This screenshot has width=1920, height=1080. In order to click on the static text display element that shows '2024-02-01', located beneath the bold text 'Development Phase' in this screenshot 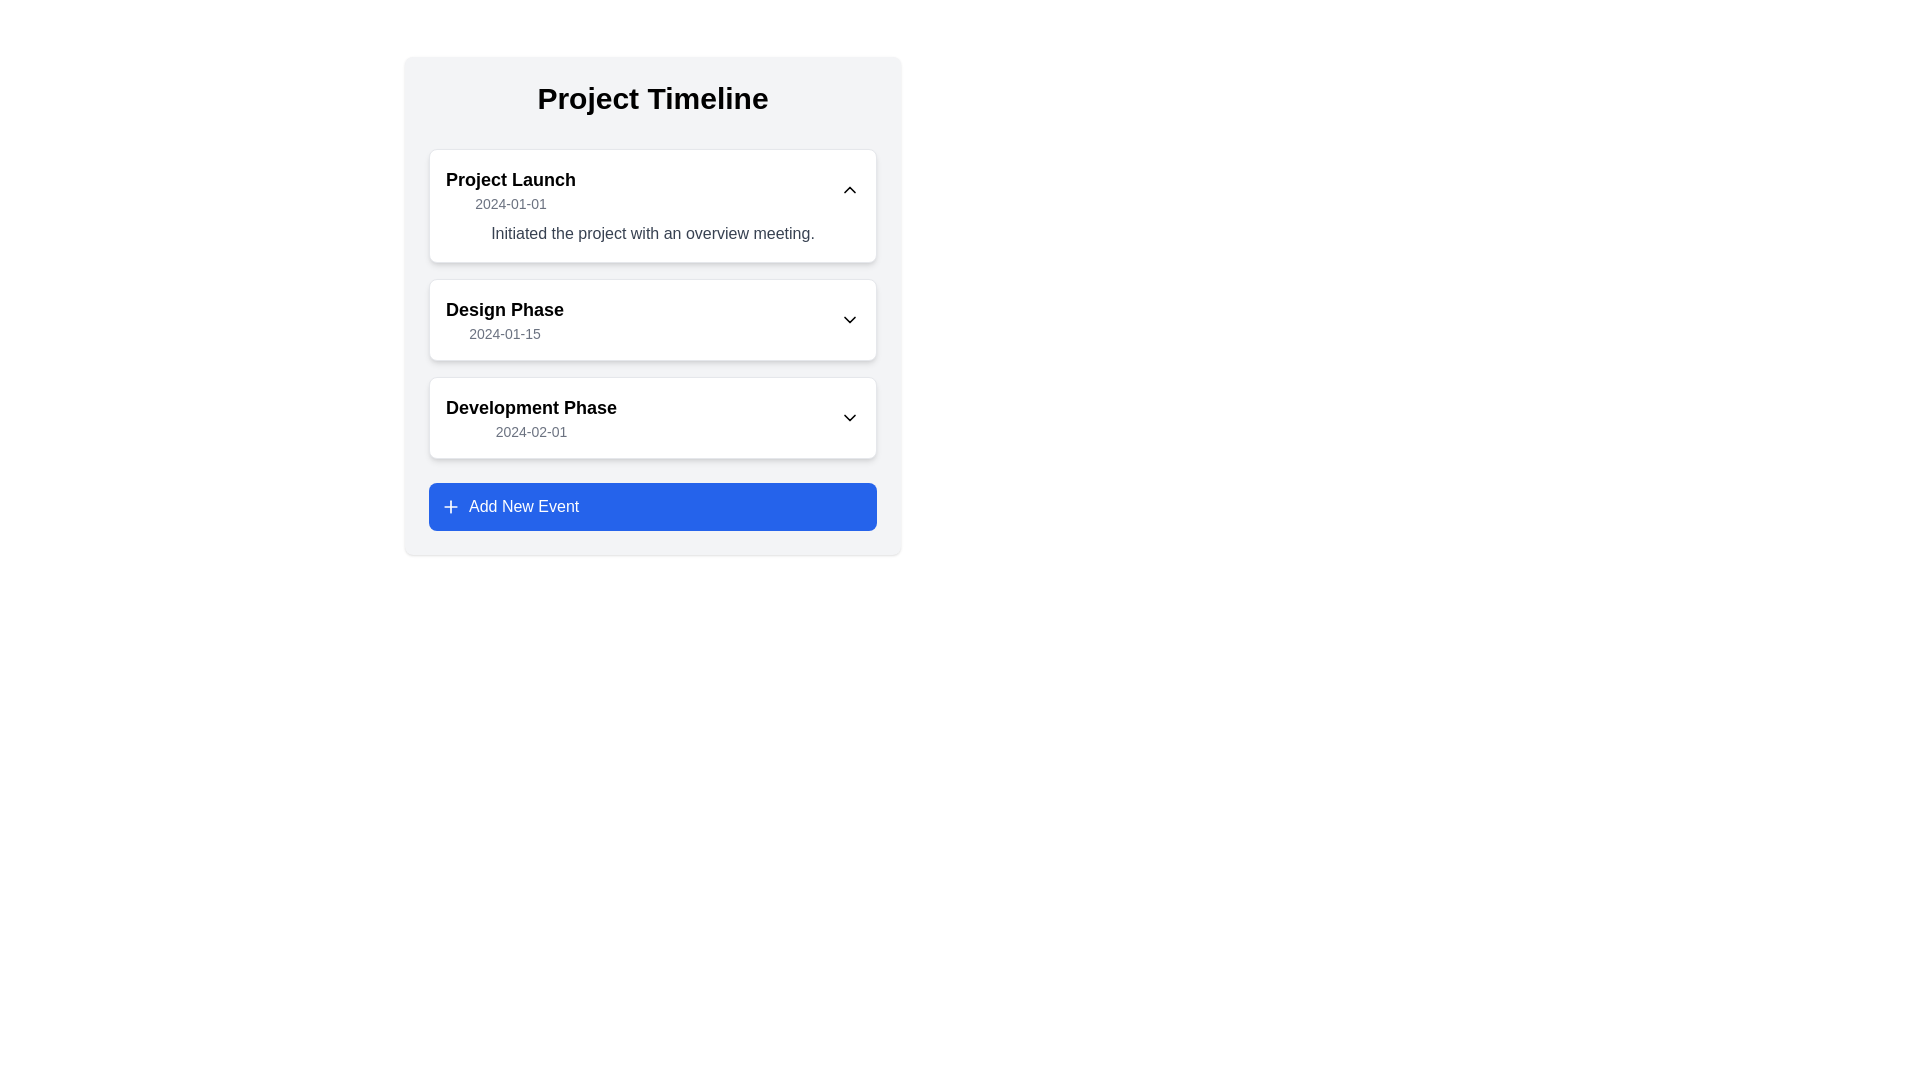, I will do `click(531, 431)`.